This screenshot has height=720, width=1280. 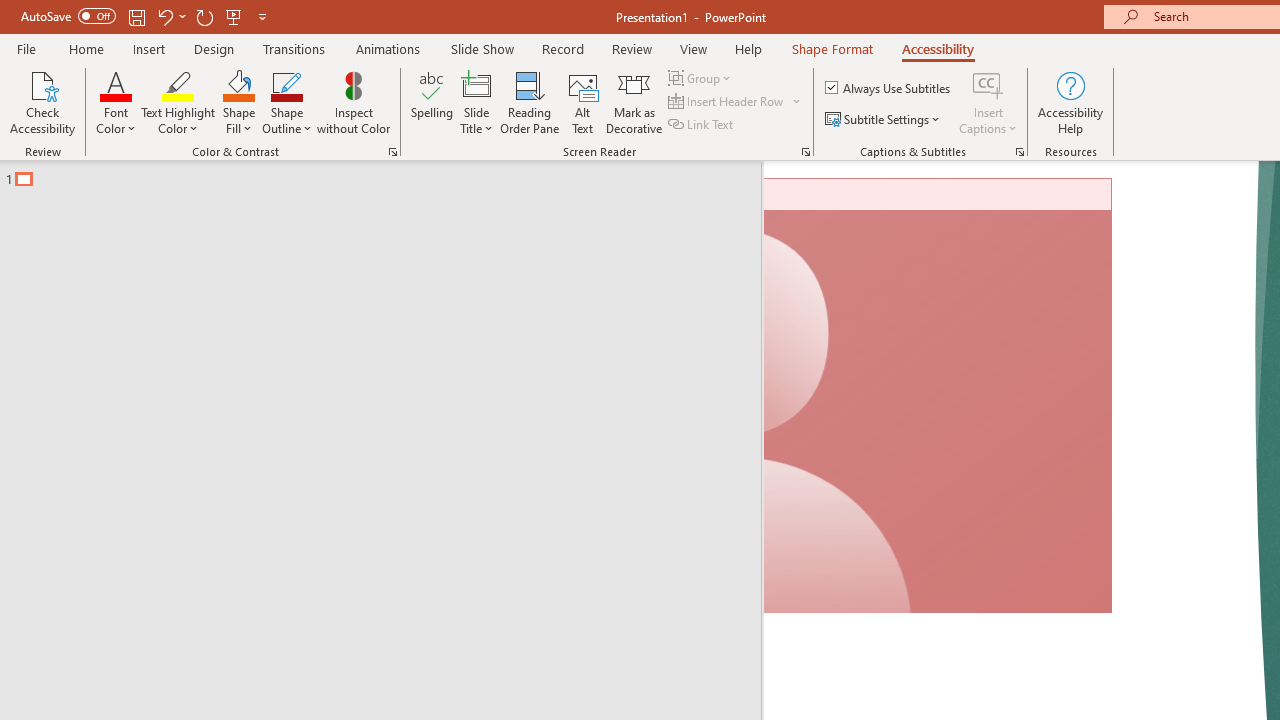 What do you see at coordinates (937, 48) in the screenshot?
I see `'Accessibility'` at bounding box center [937, 48].